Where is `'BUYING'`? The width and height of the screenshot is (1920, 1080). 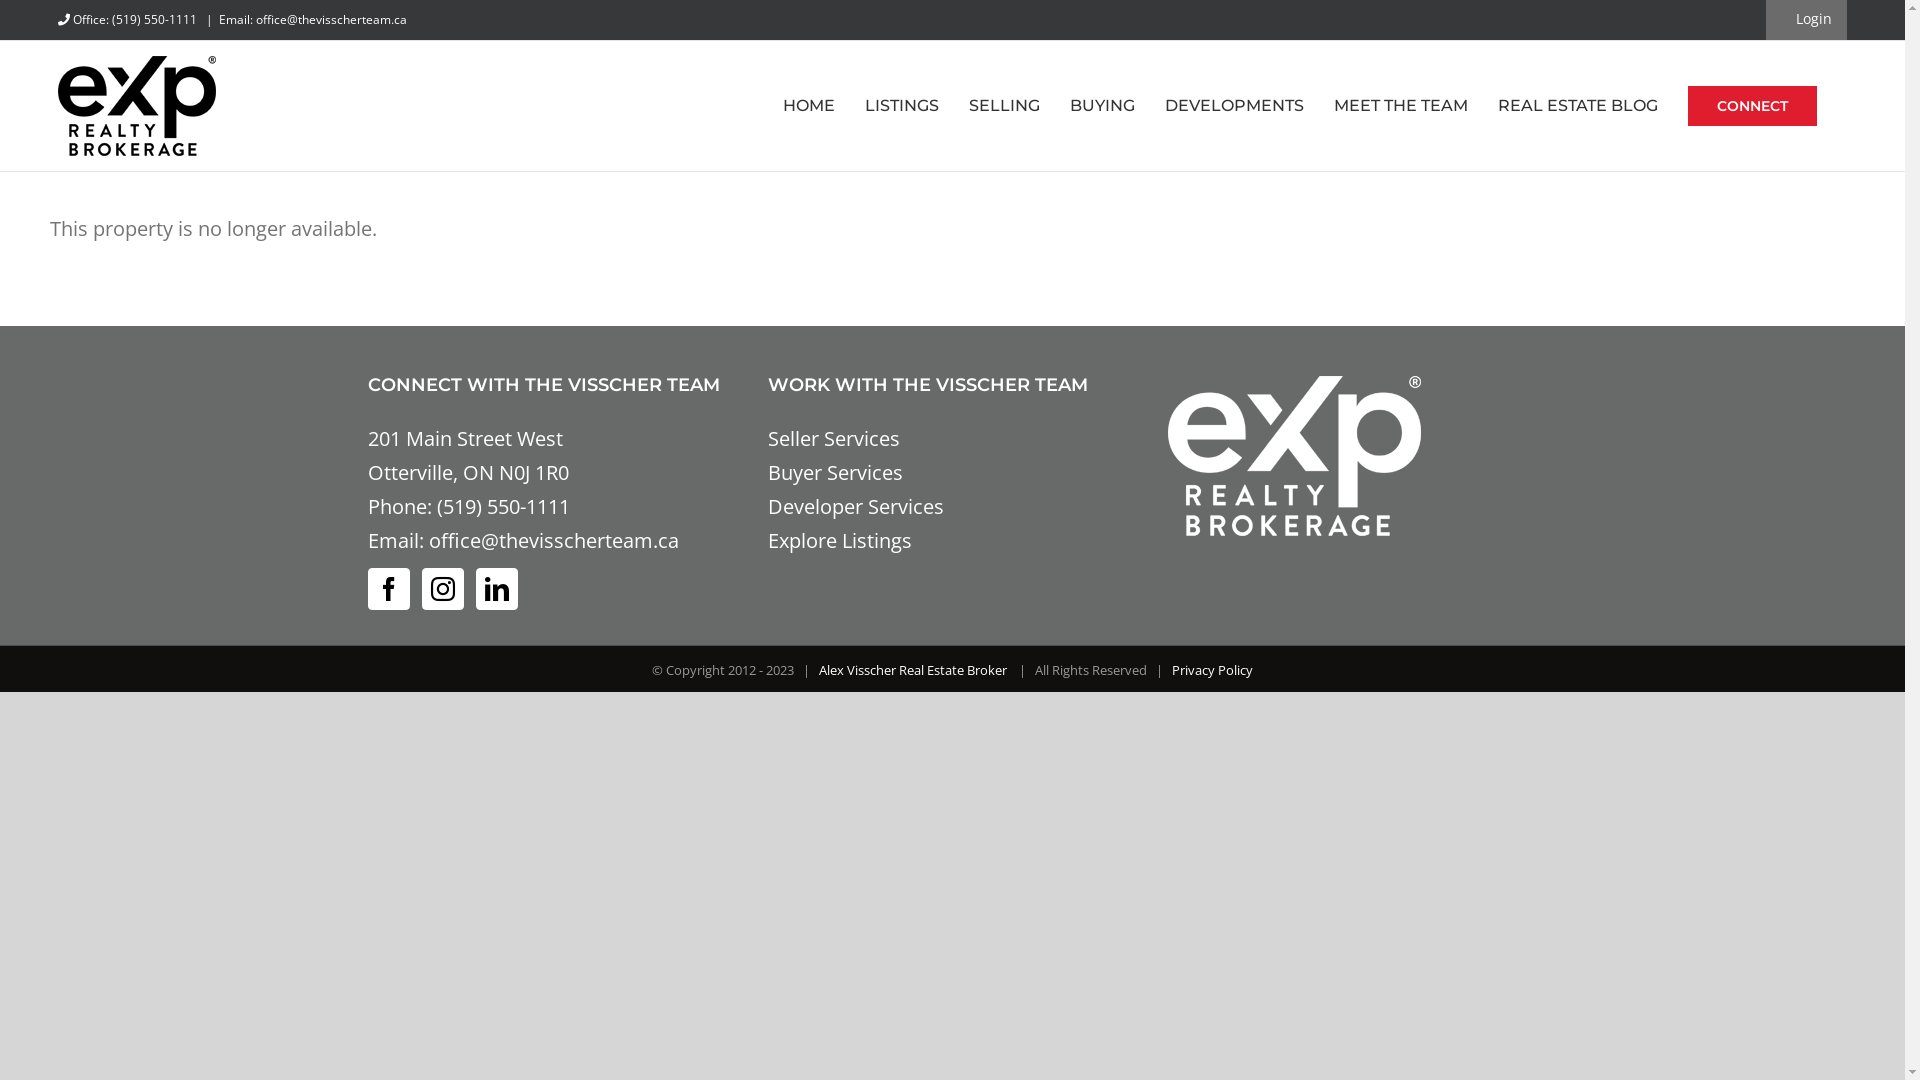
'BUYING' is located at coordinates (1101, 105).